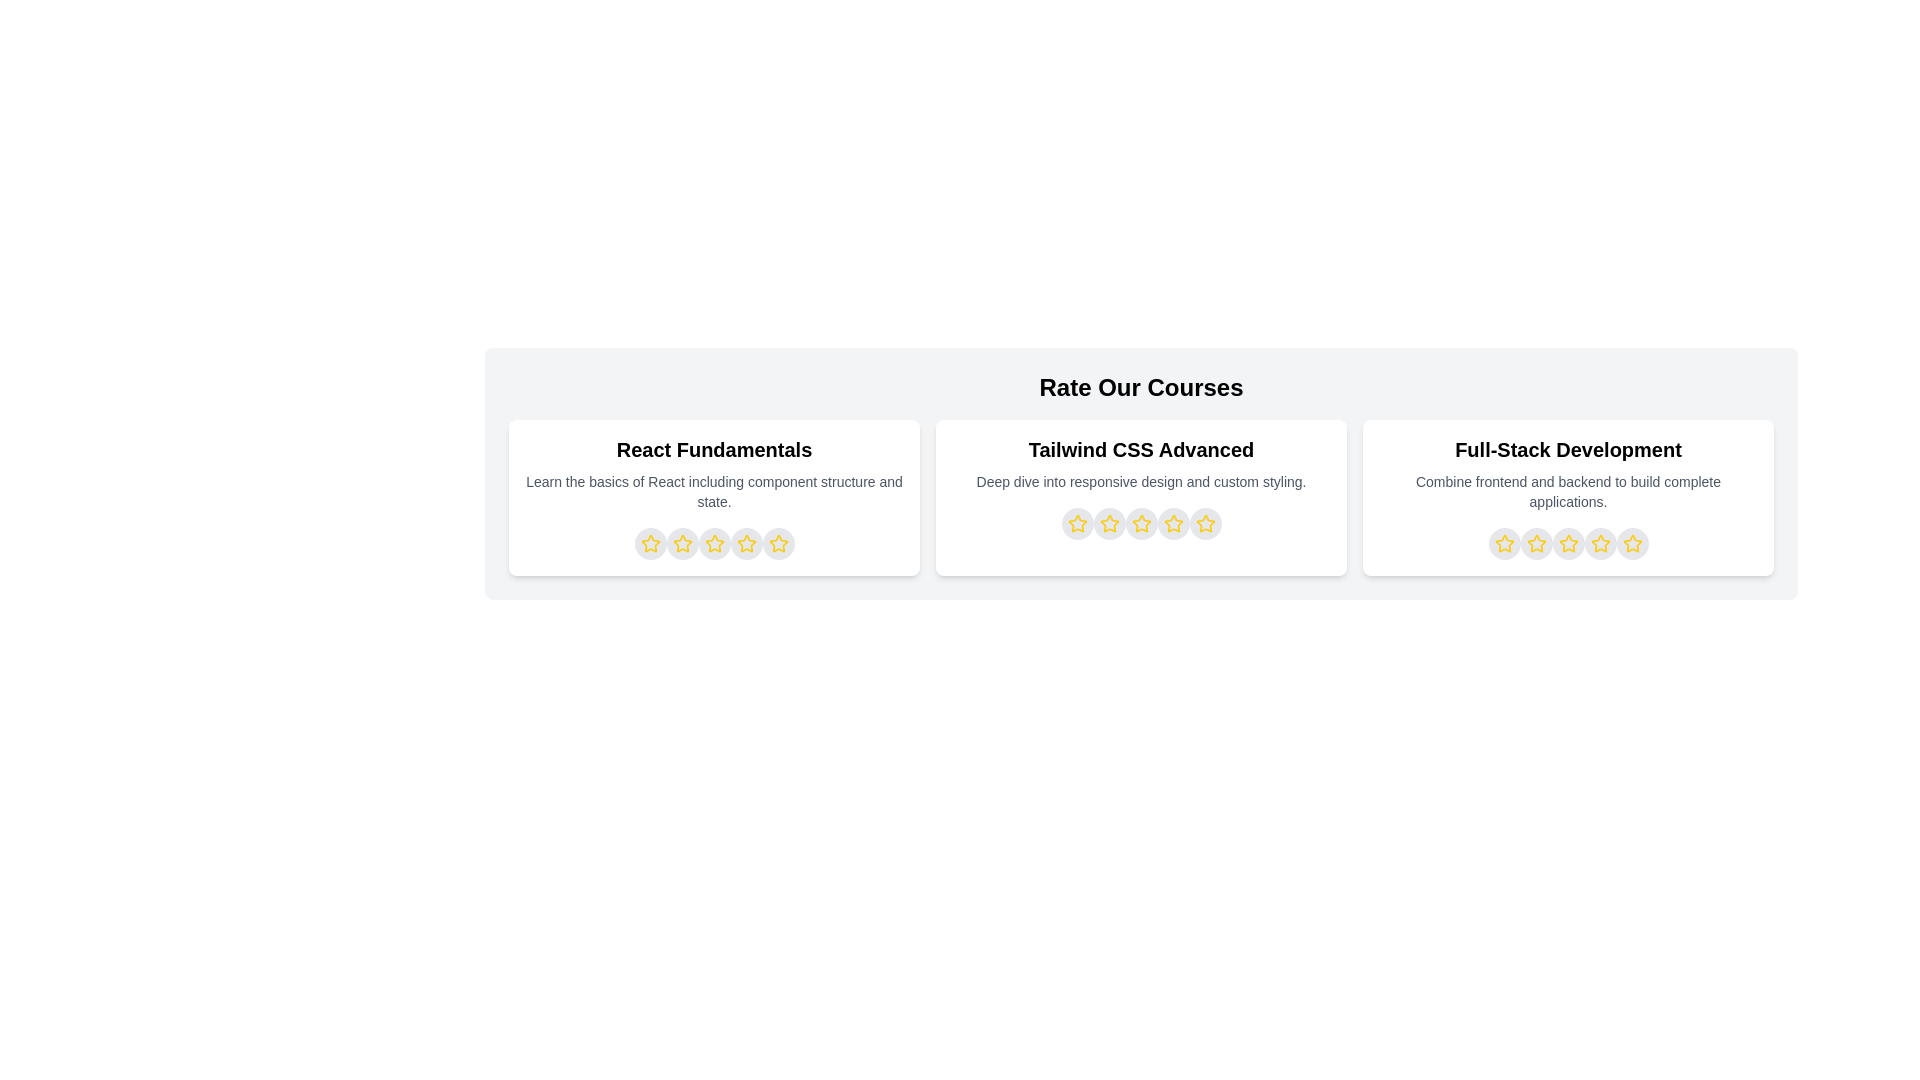  I want to click on the star representing 5 stars for the course titled React Fundamentals, so click(777, 543).